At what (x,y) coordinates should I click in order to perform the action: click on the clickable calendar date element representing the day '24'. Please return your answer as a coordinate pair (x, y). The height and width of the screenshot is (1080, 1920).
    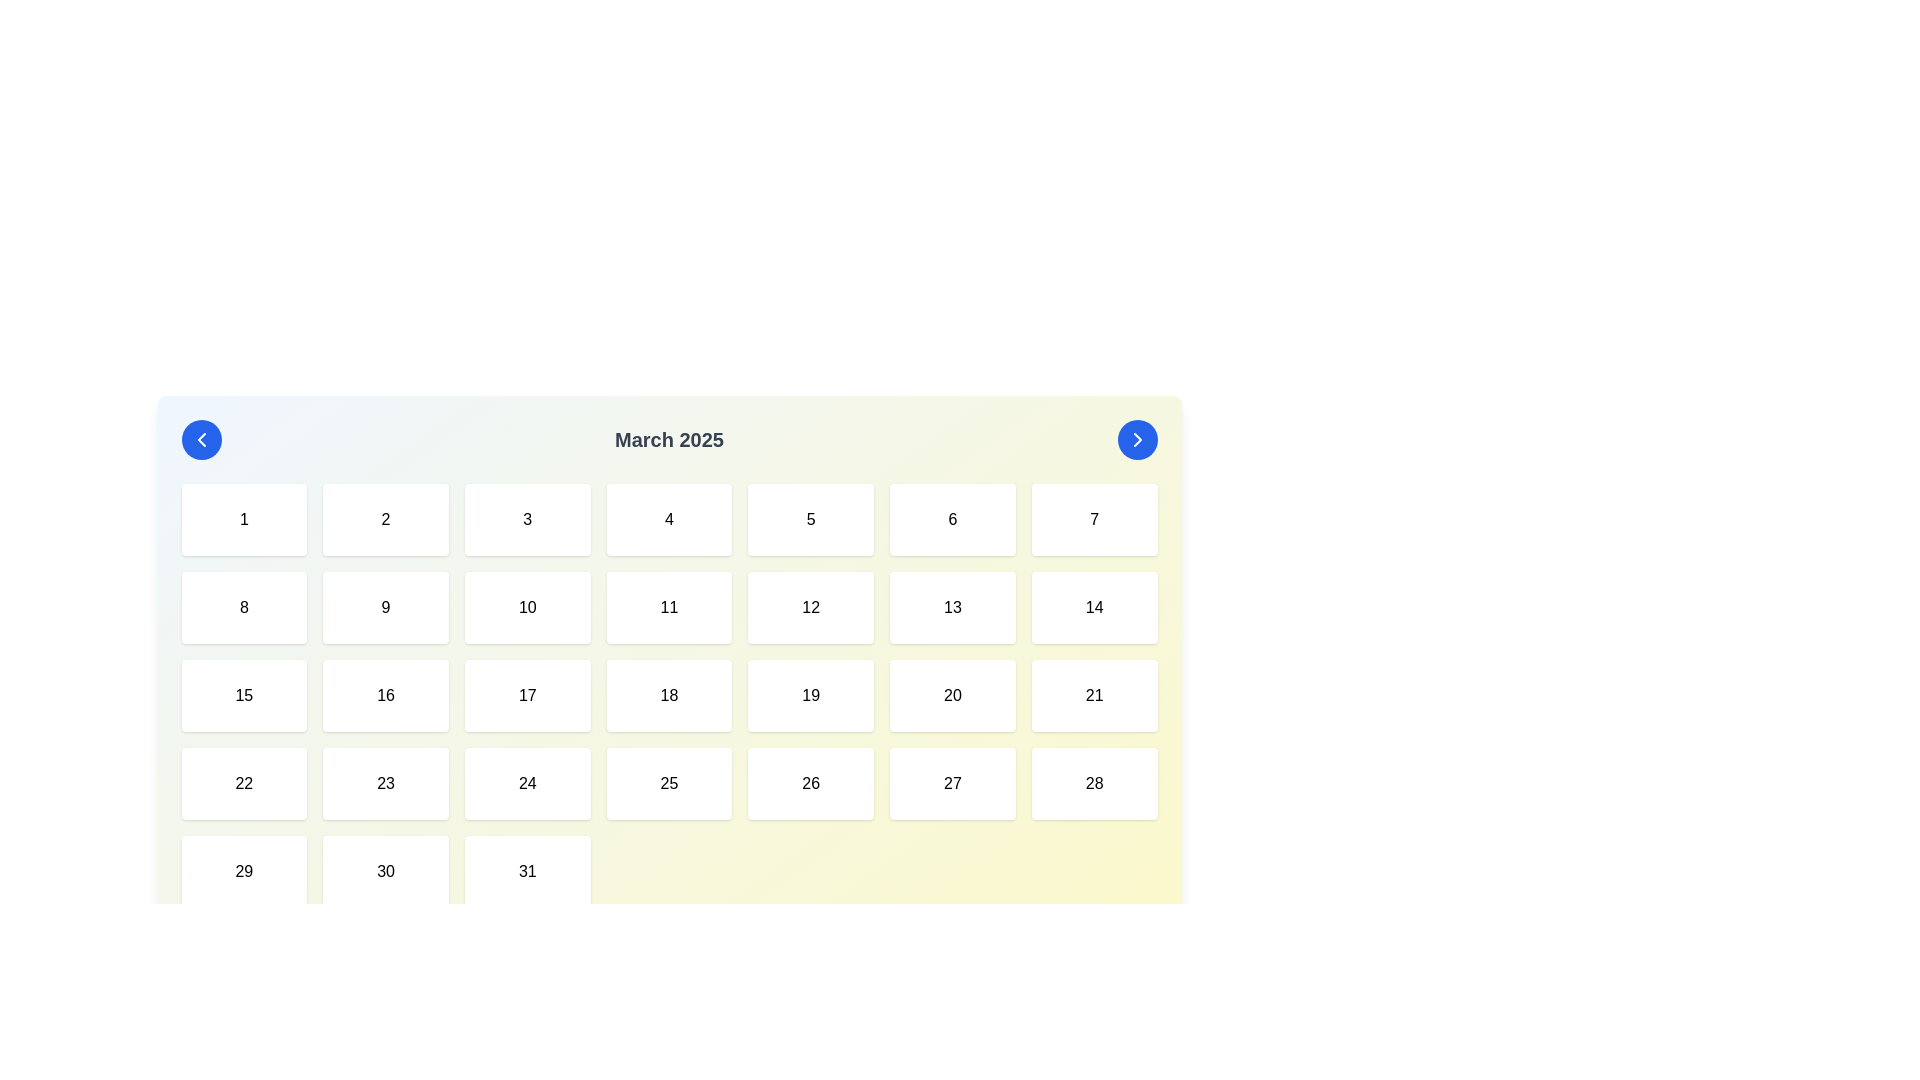
    Looking at the image, I should click on (527, 782).